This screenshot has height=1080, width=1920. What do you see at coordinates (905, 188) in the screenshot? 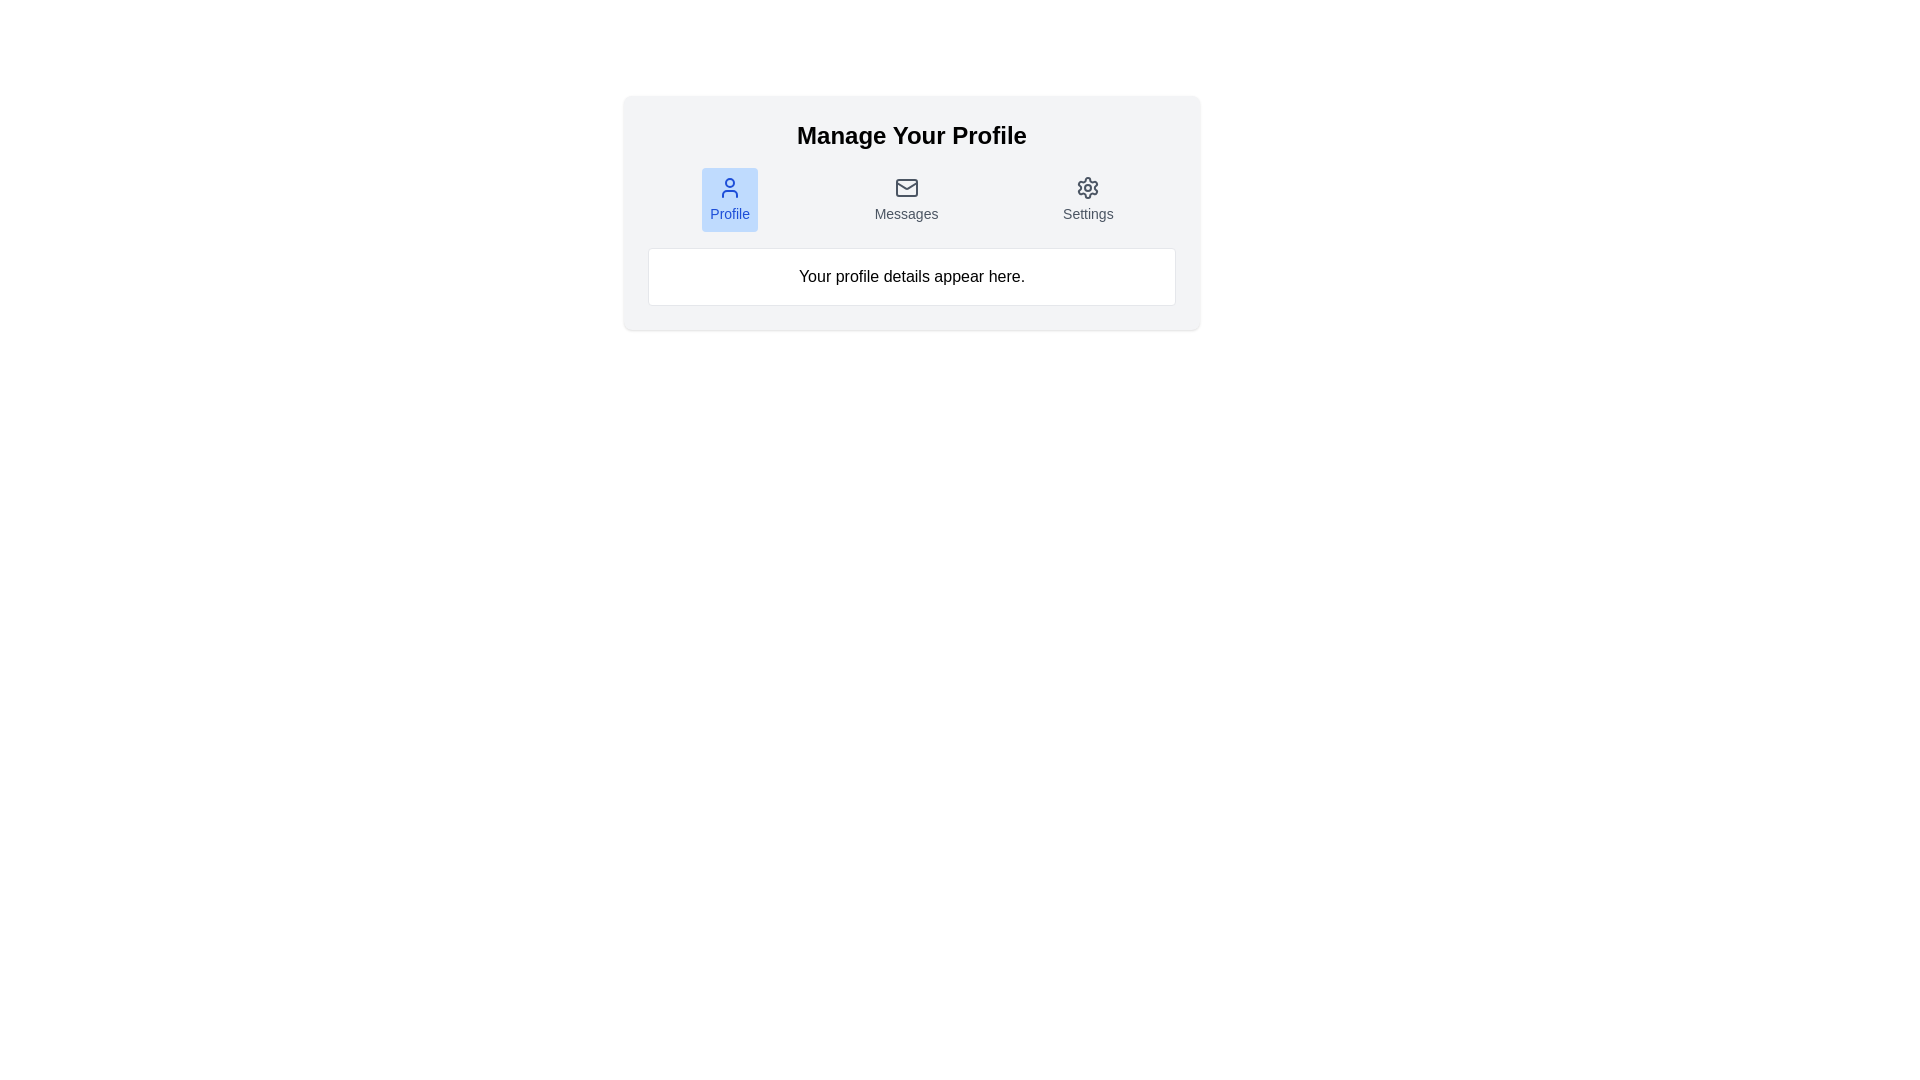
I see `the envelope icon that is styled with a minimalist outline in gray, located above the 'Messages' text label, which is the central button in a horizontal group of three buttons ('Profile', 'Messages', 'Settings')` at bounding box center [905, 188].